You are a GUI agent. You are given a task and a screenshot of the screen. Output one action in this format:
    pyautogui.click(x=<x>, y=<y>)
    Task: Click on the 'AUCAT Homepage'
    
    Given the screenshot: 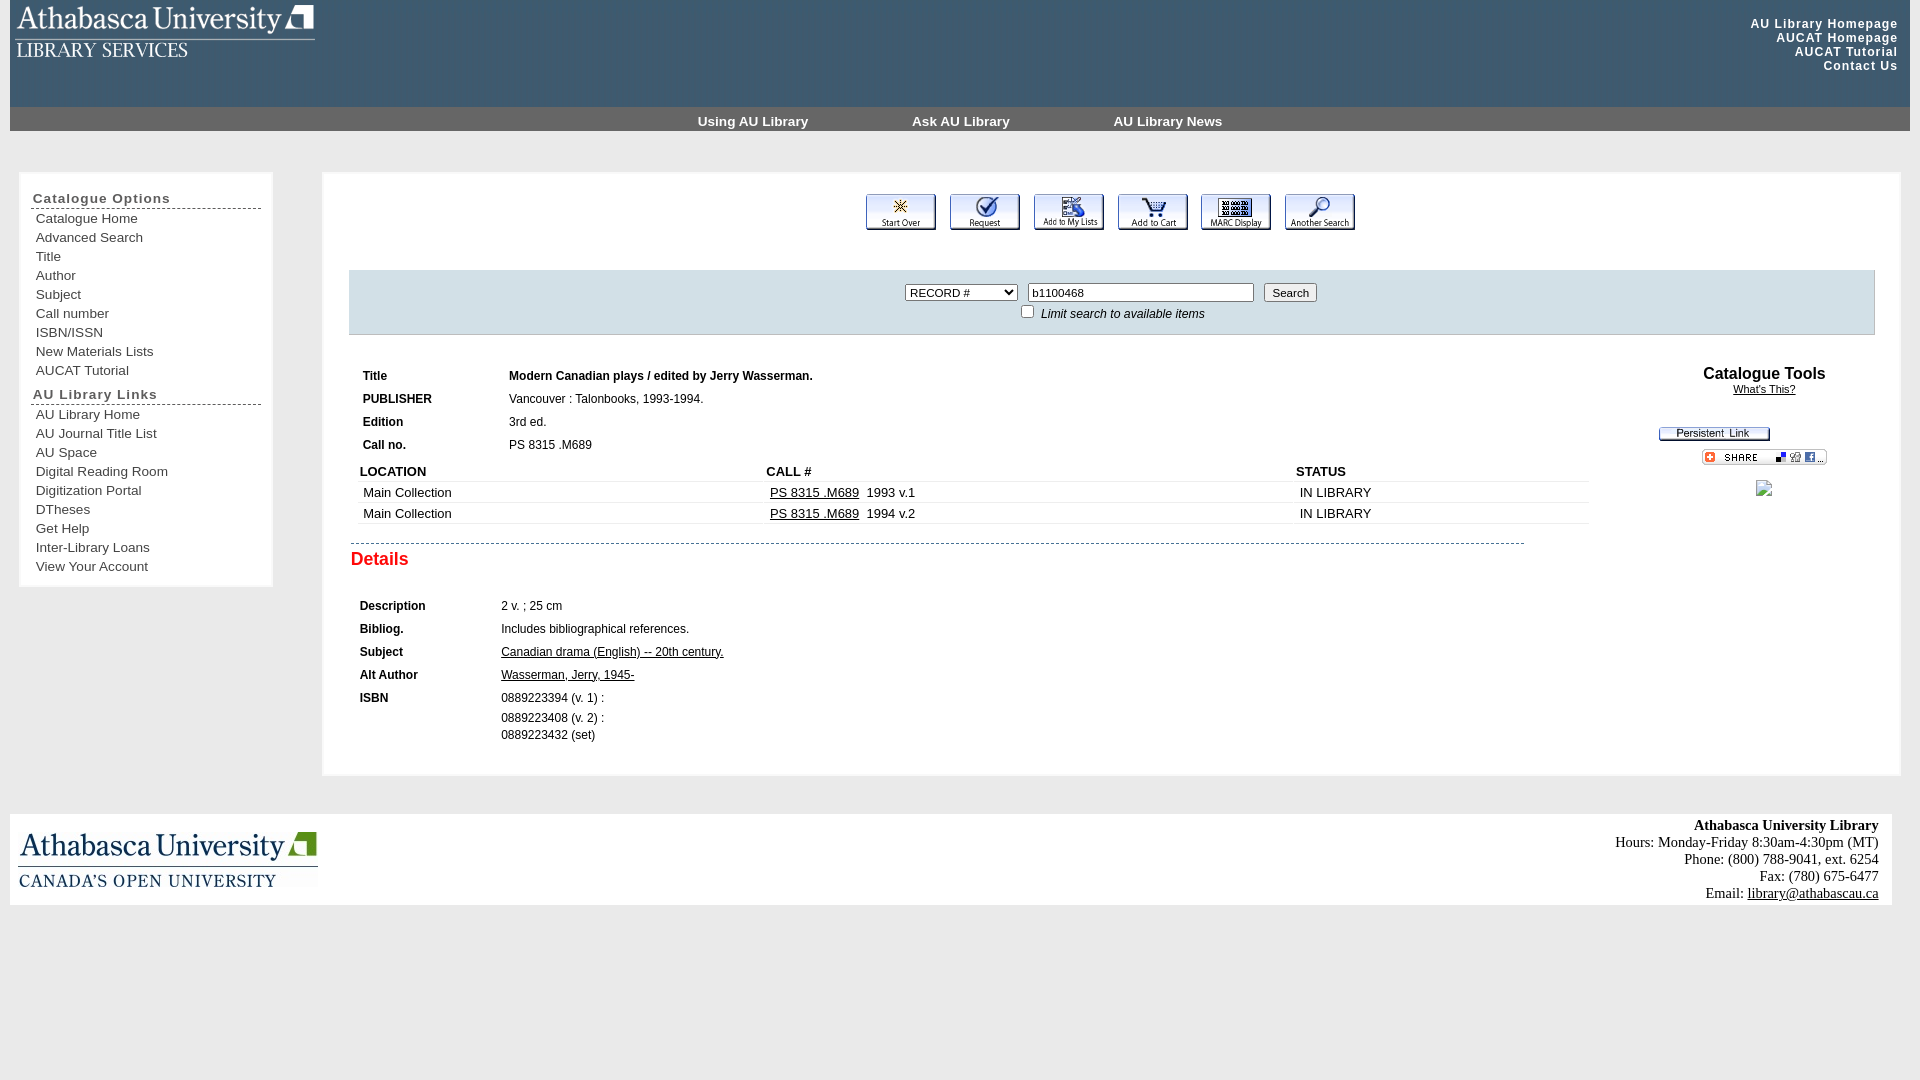 What is the action you would take?
    pyautogui.click(x=1837, y=38)
    